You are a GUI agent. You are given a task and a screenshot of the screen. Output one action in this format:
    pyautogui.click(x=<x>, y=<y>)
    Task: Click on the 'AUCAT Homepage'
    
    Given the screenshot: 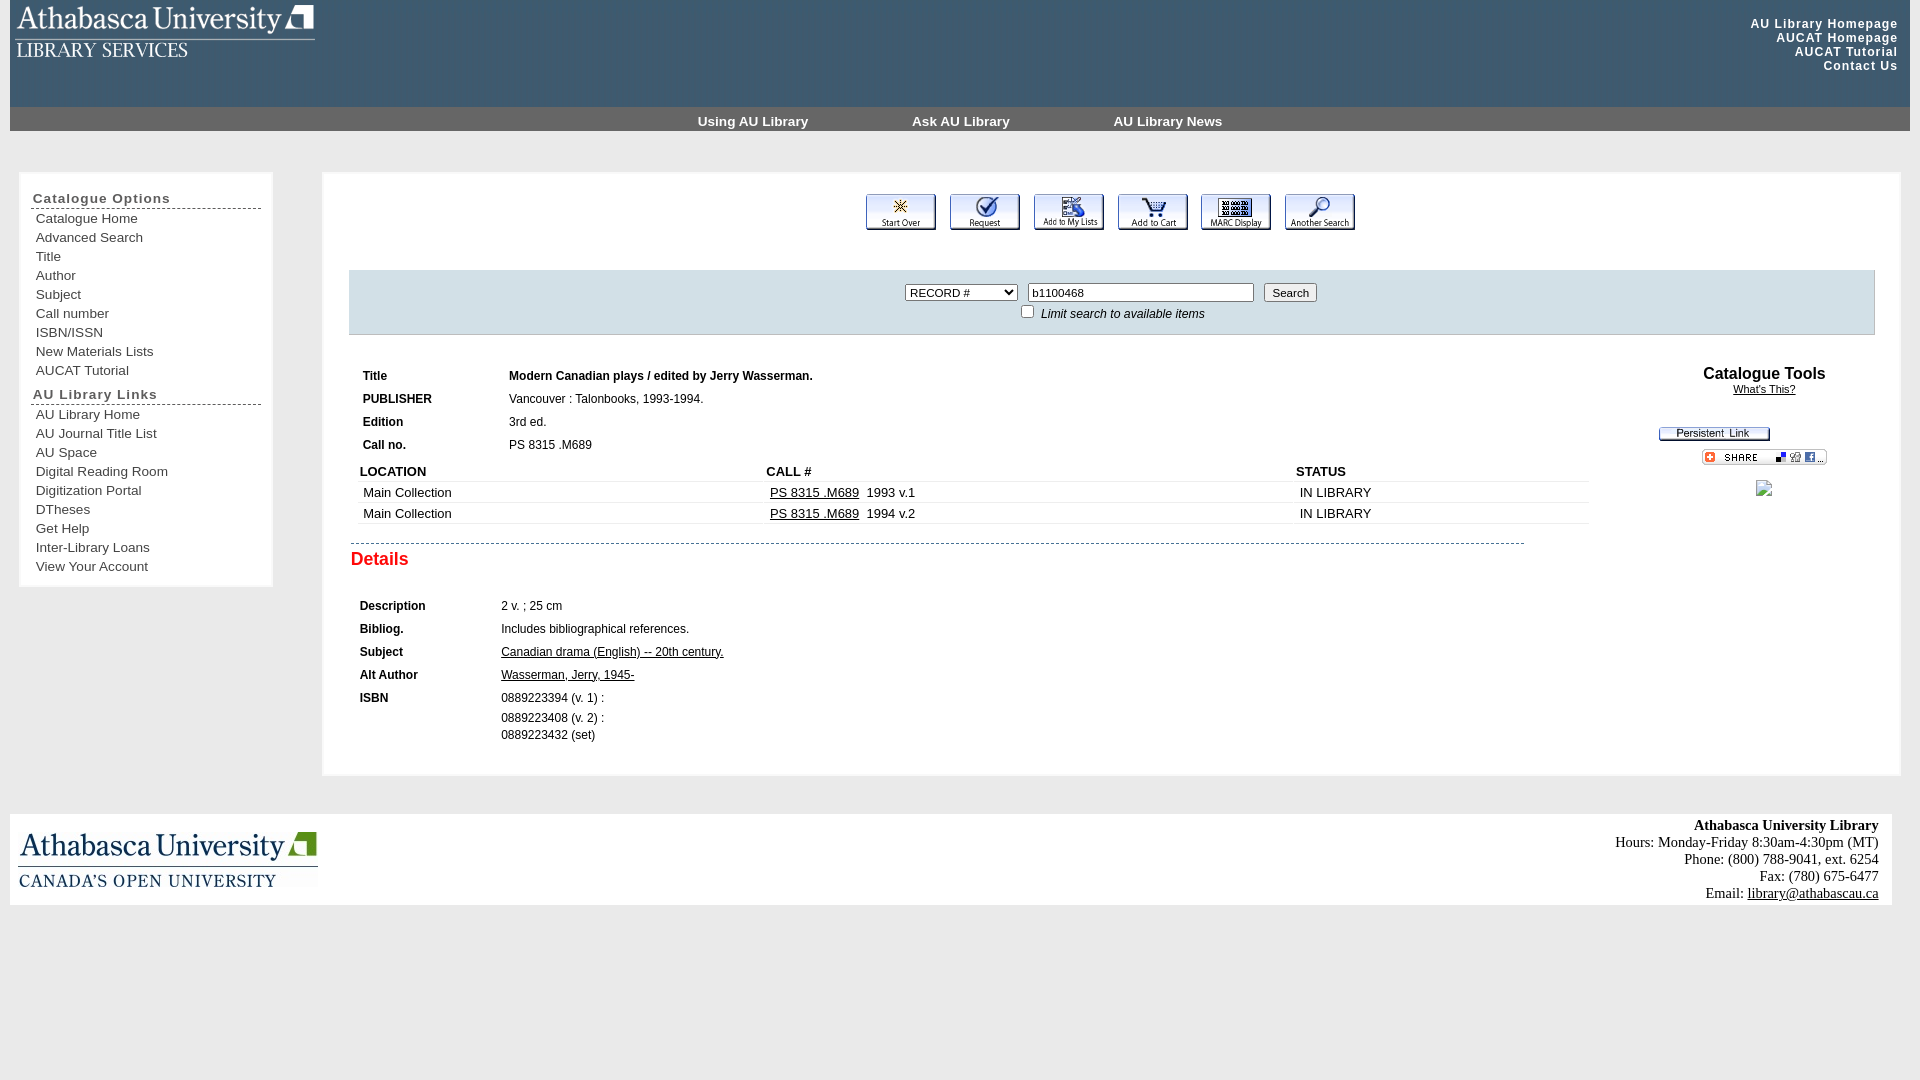 What is the action you would take?
    pyautogui.click(x=1837, y=38)
    